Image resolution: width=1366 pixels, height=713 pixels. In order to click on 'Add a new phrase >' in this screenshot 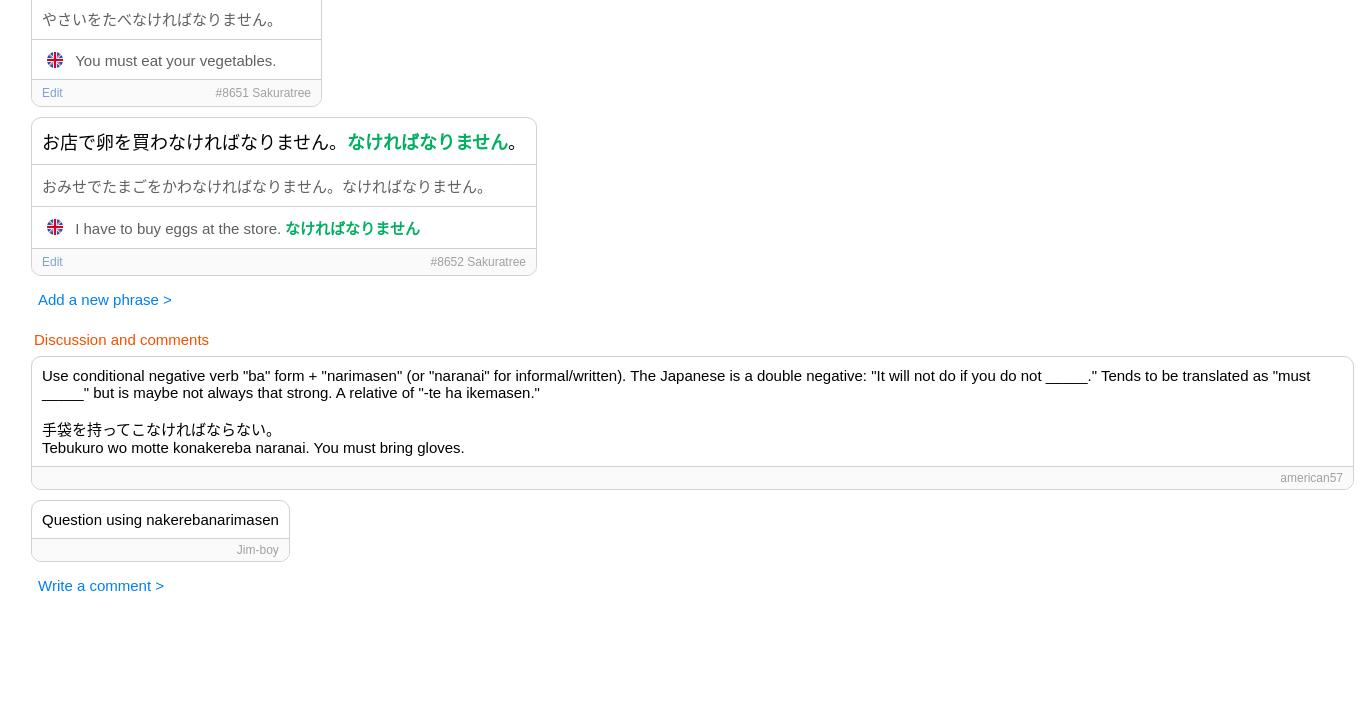, I will do `click(104, 297)`.